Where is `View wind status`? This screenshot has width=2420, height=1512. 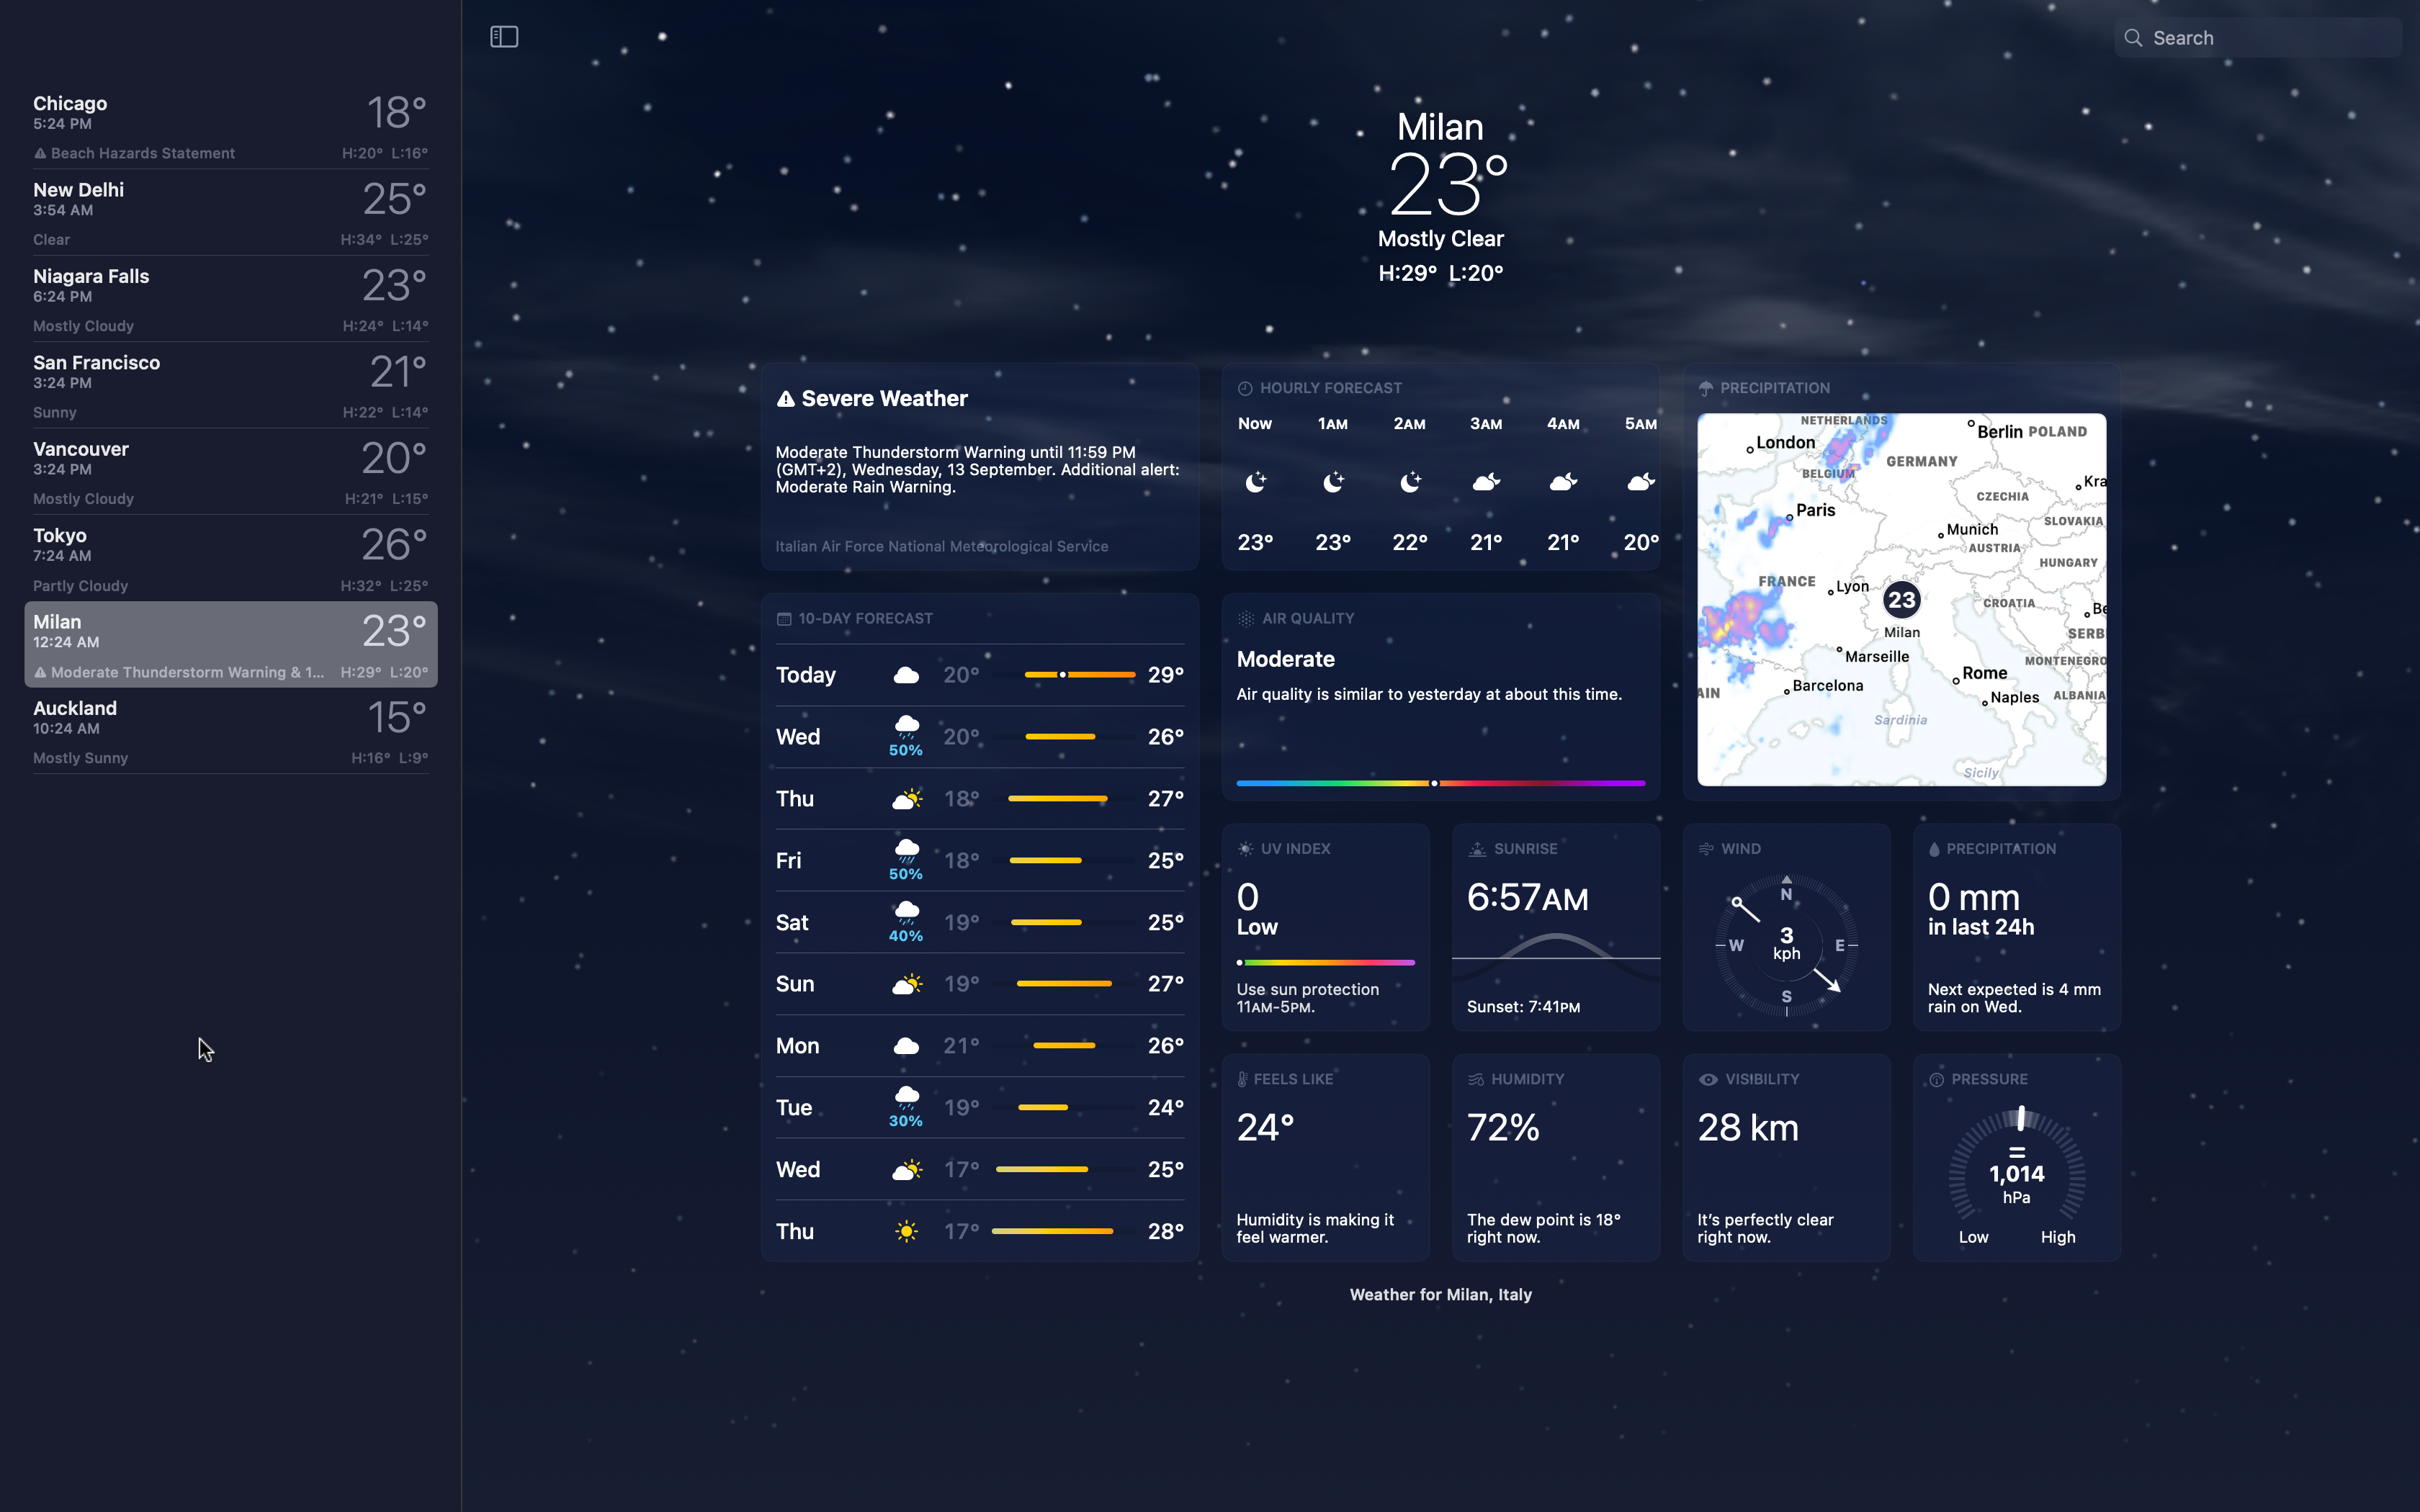
View wind status is located at coordinates (1785, 926).